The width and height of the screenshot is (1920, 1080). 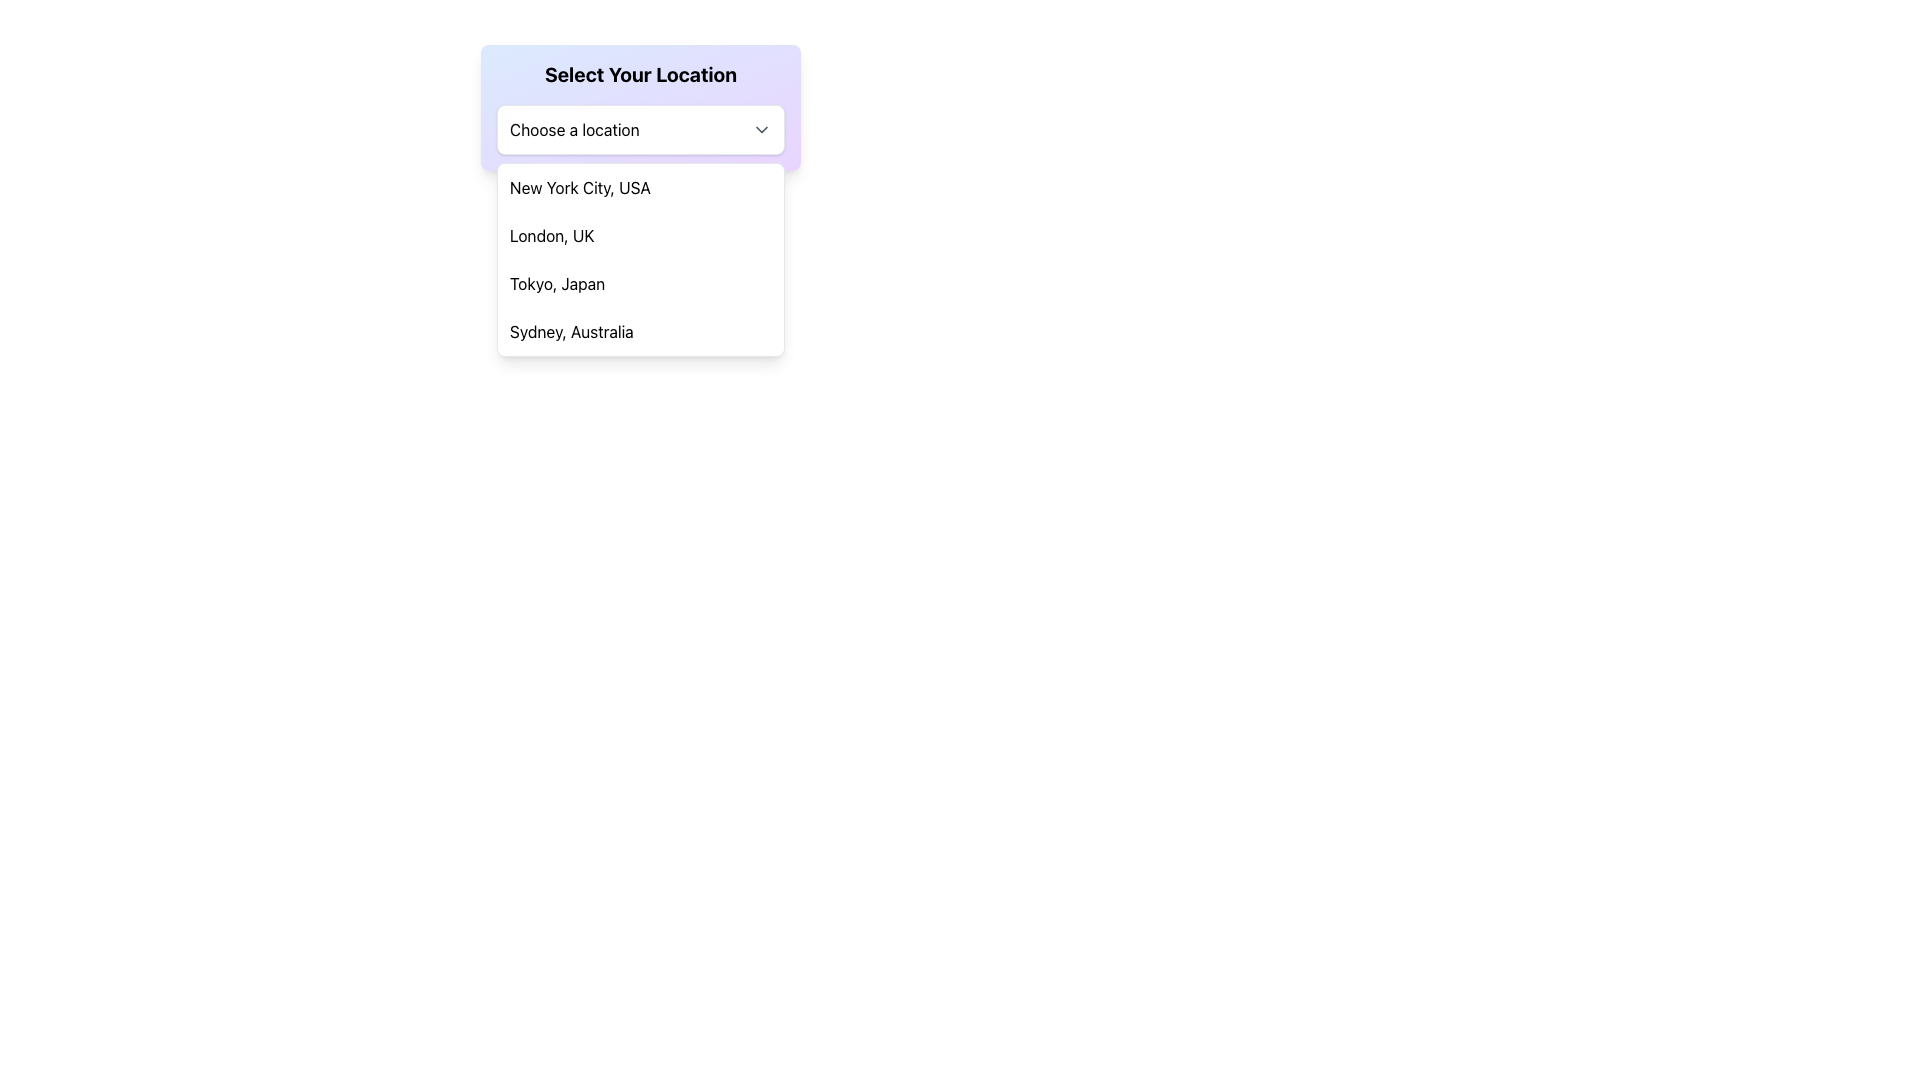 I want to click on the default placeholder text in the dropdown menu that guides the user to select a location, so click(x=573, y=130).